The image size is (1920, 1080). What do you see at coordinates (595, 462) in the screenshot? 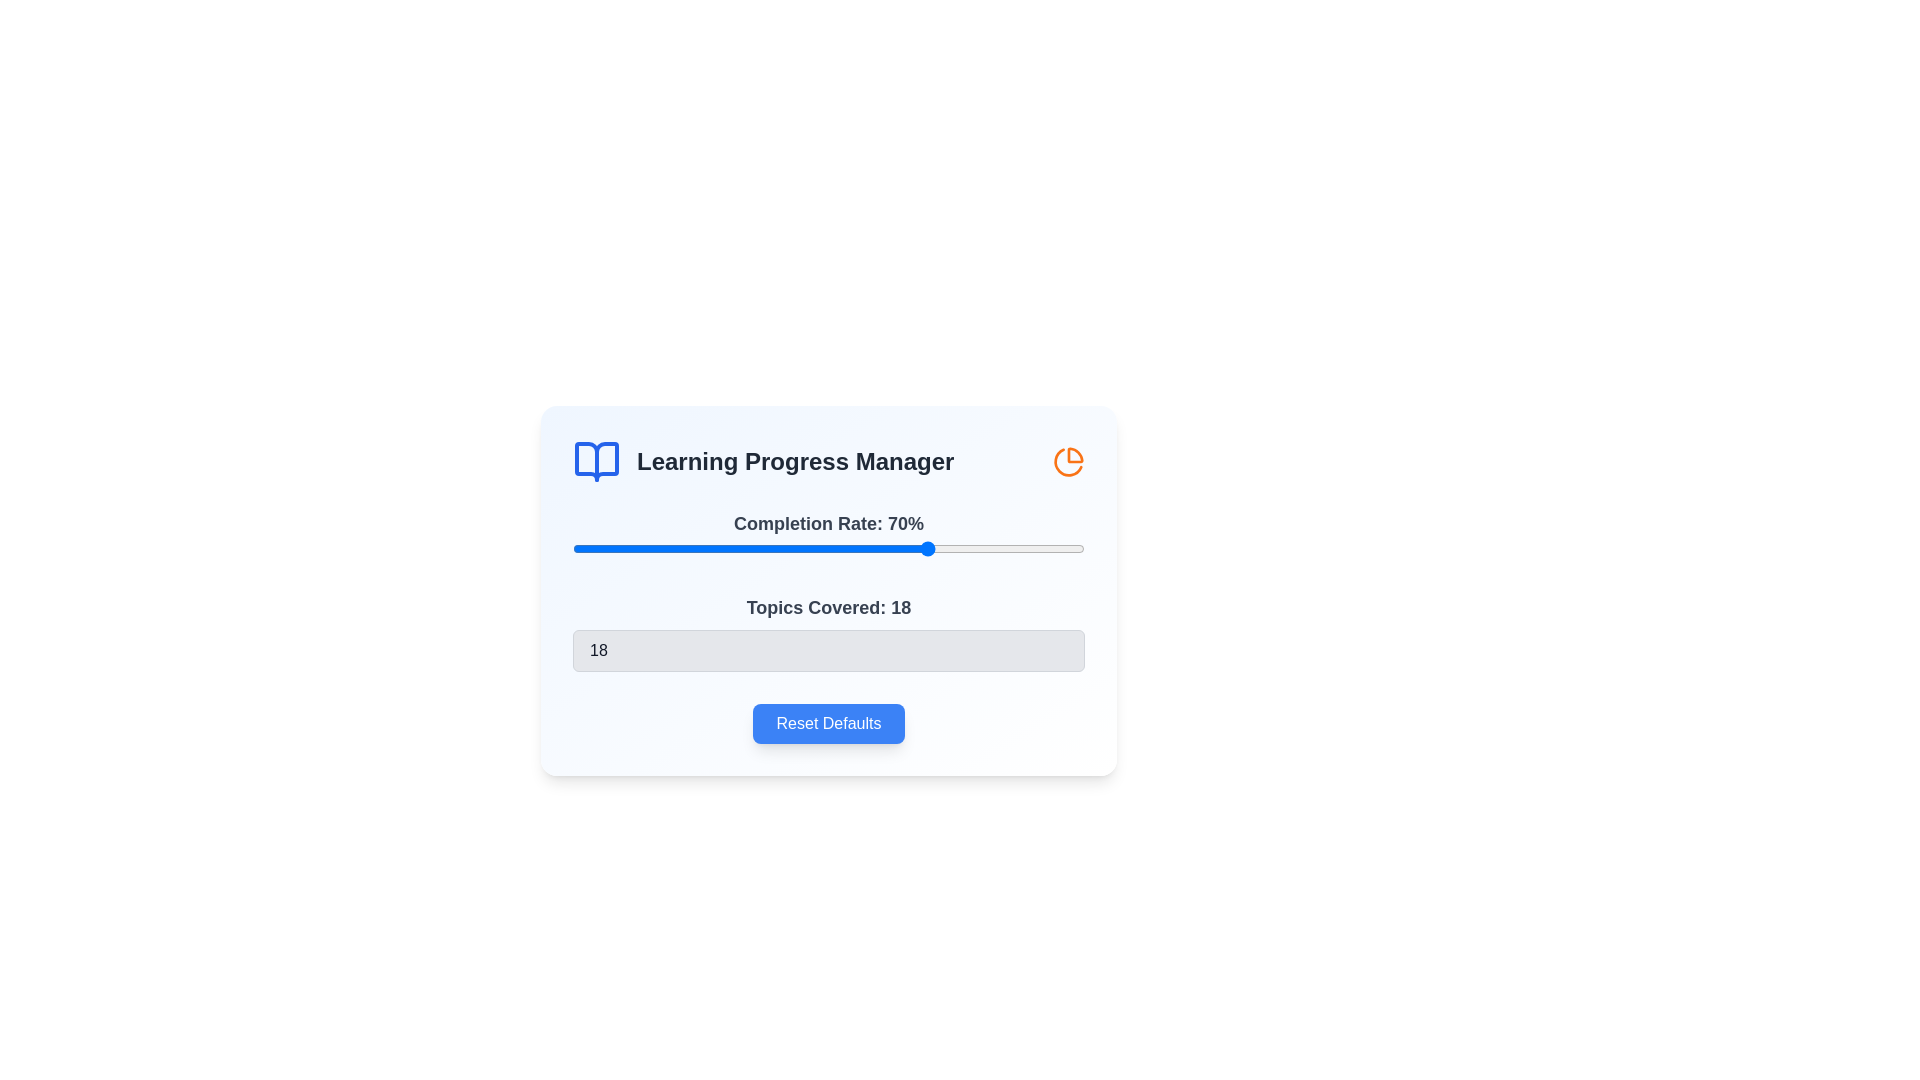
I see `the book icon in the header` at bounding box center [595, 462].